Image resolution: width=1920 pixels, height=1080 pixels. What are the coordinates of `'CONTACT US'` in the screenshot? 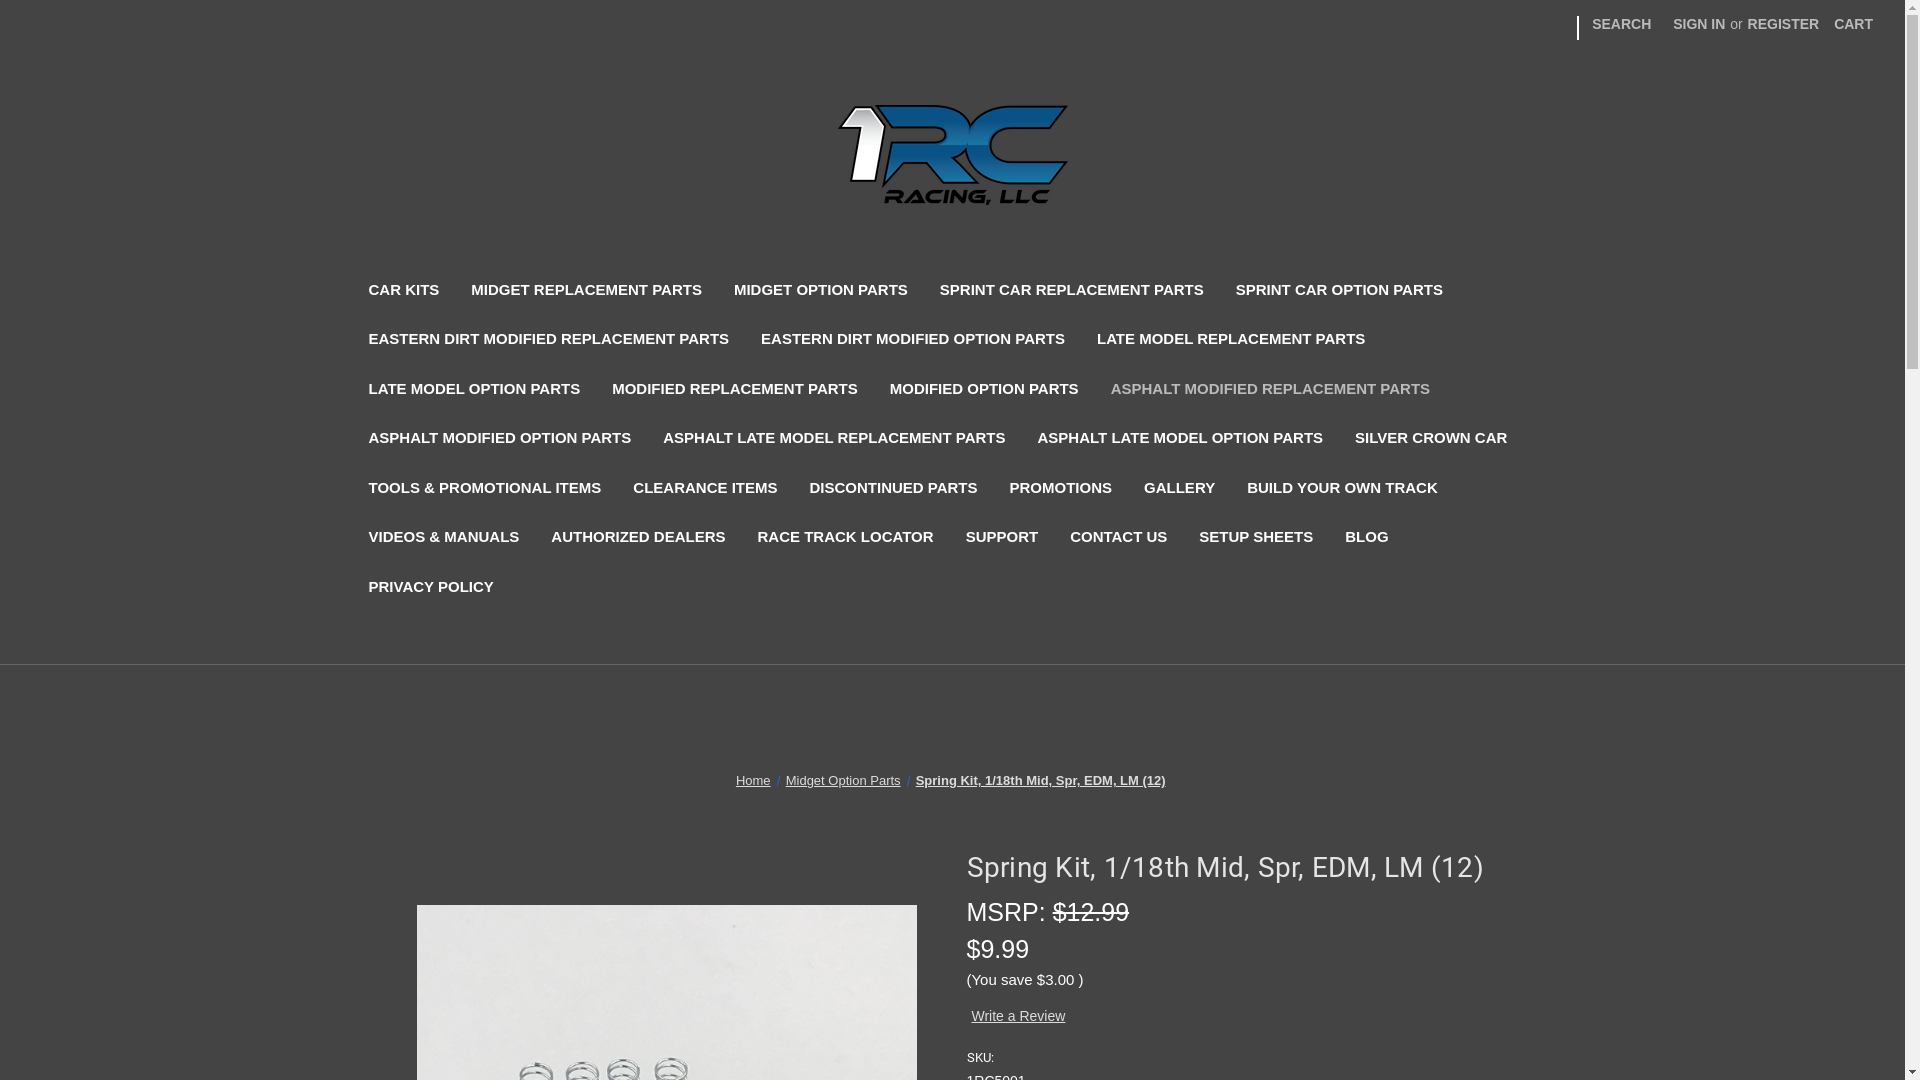 It's located at (1117, 538).